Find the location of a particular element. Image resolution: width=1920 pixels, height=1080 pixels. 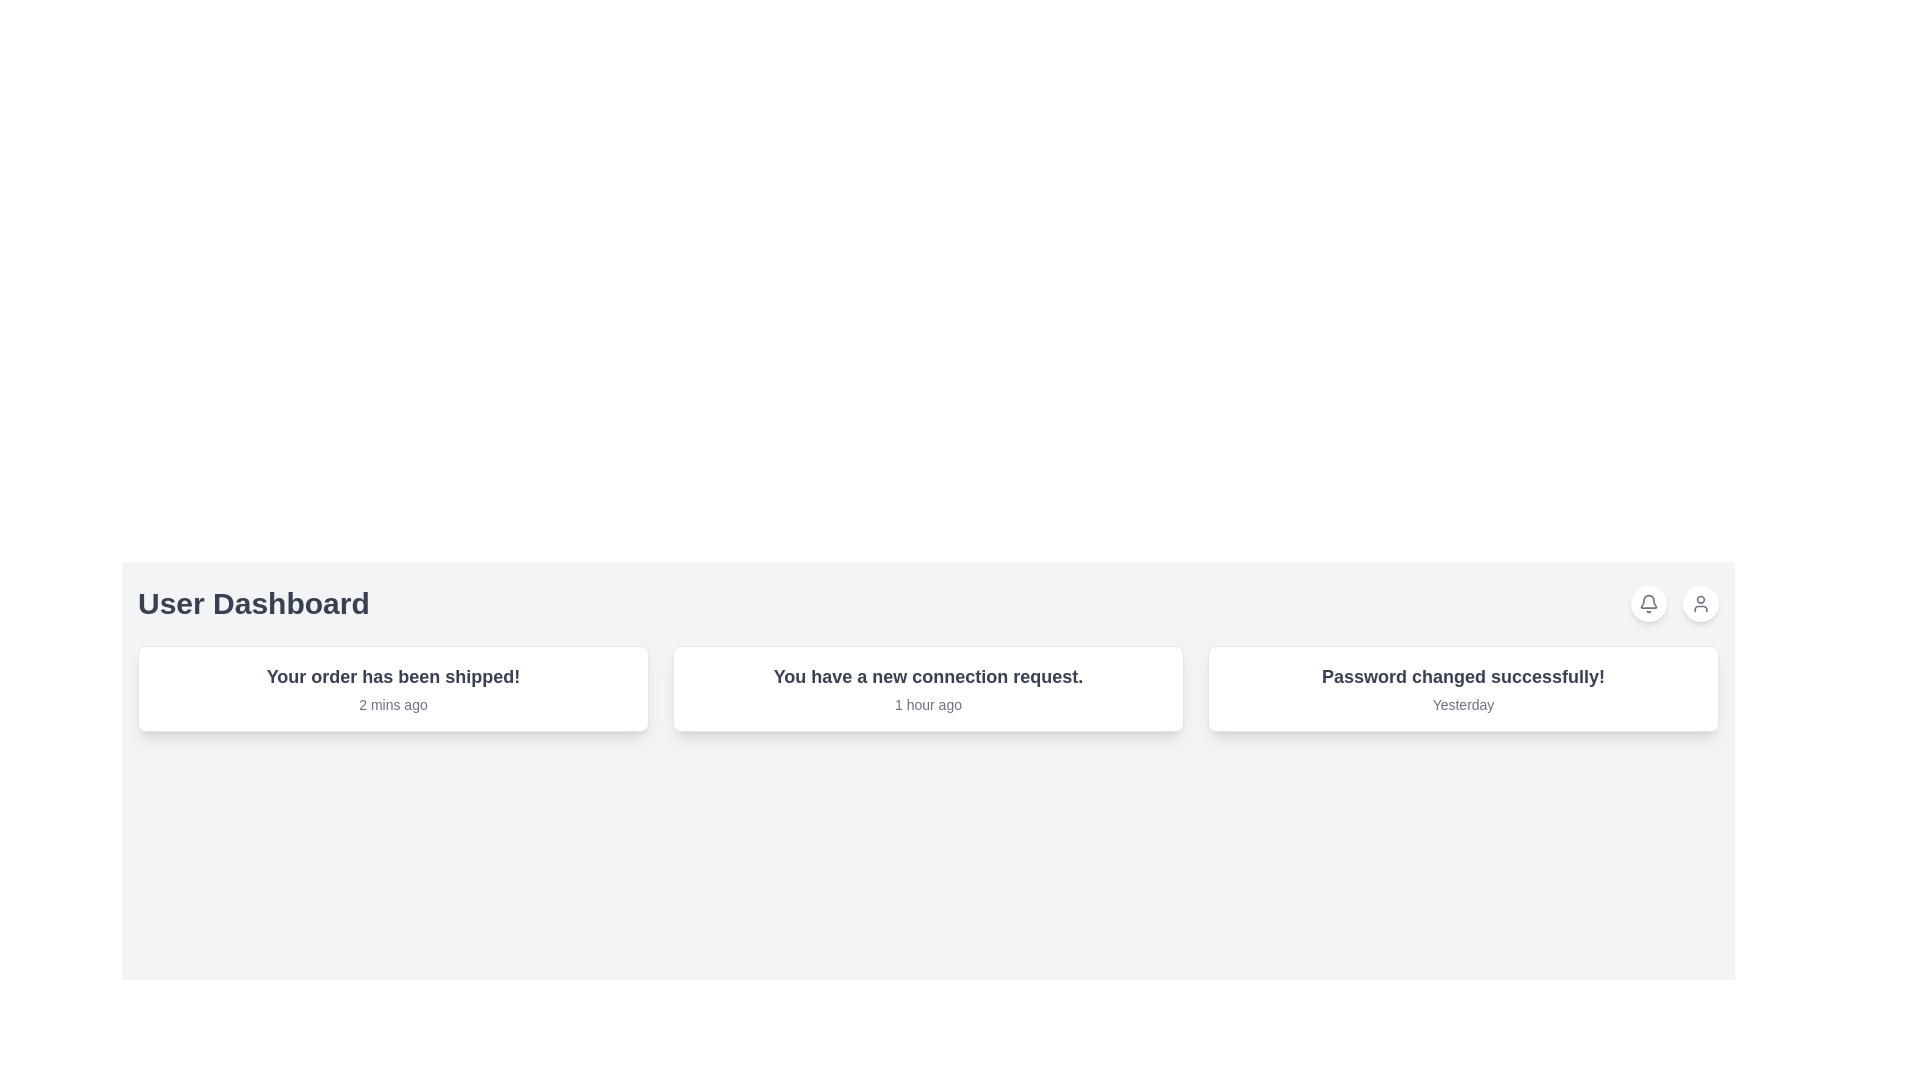

the notification panel trigger button located at the top right corner of the user interface, just to the left of the circular profile icon is located at coordinates (1649, 603).